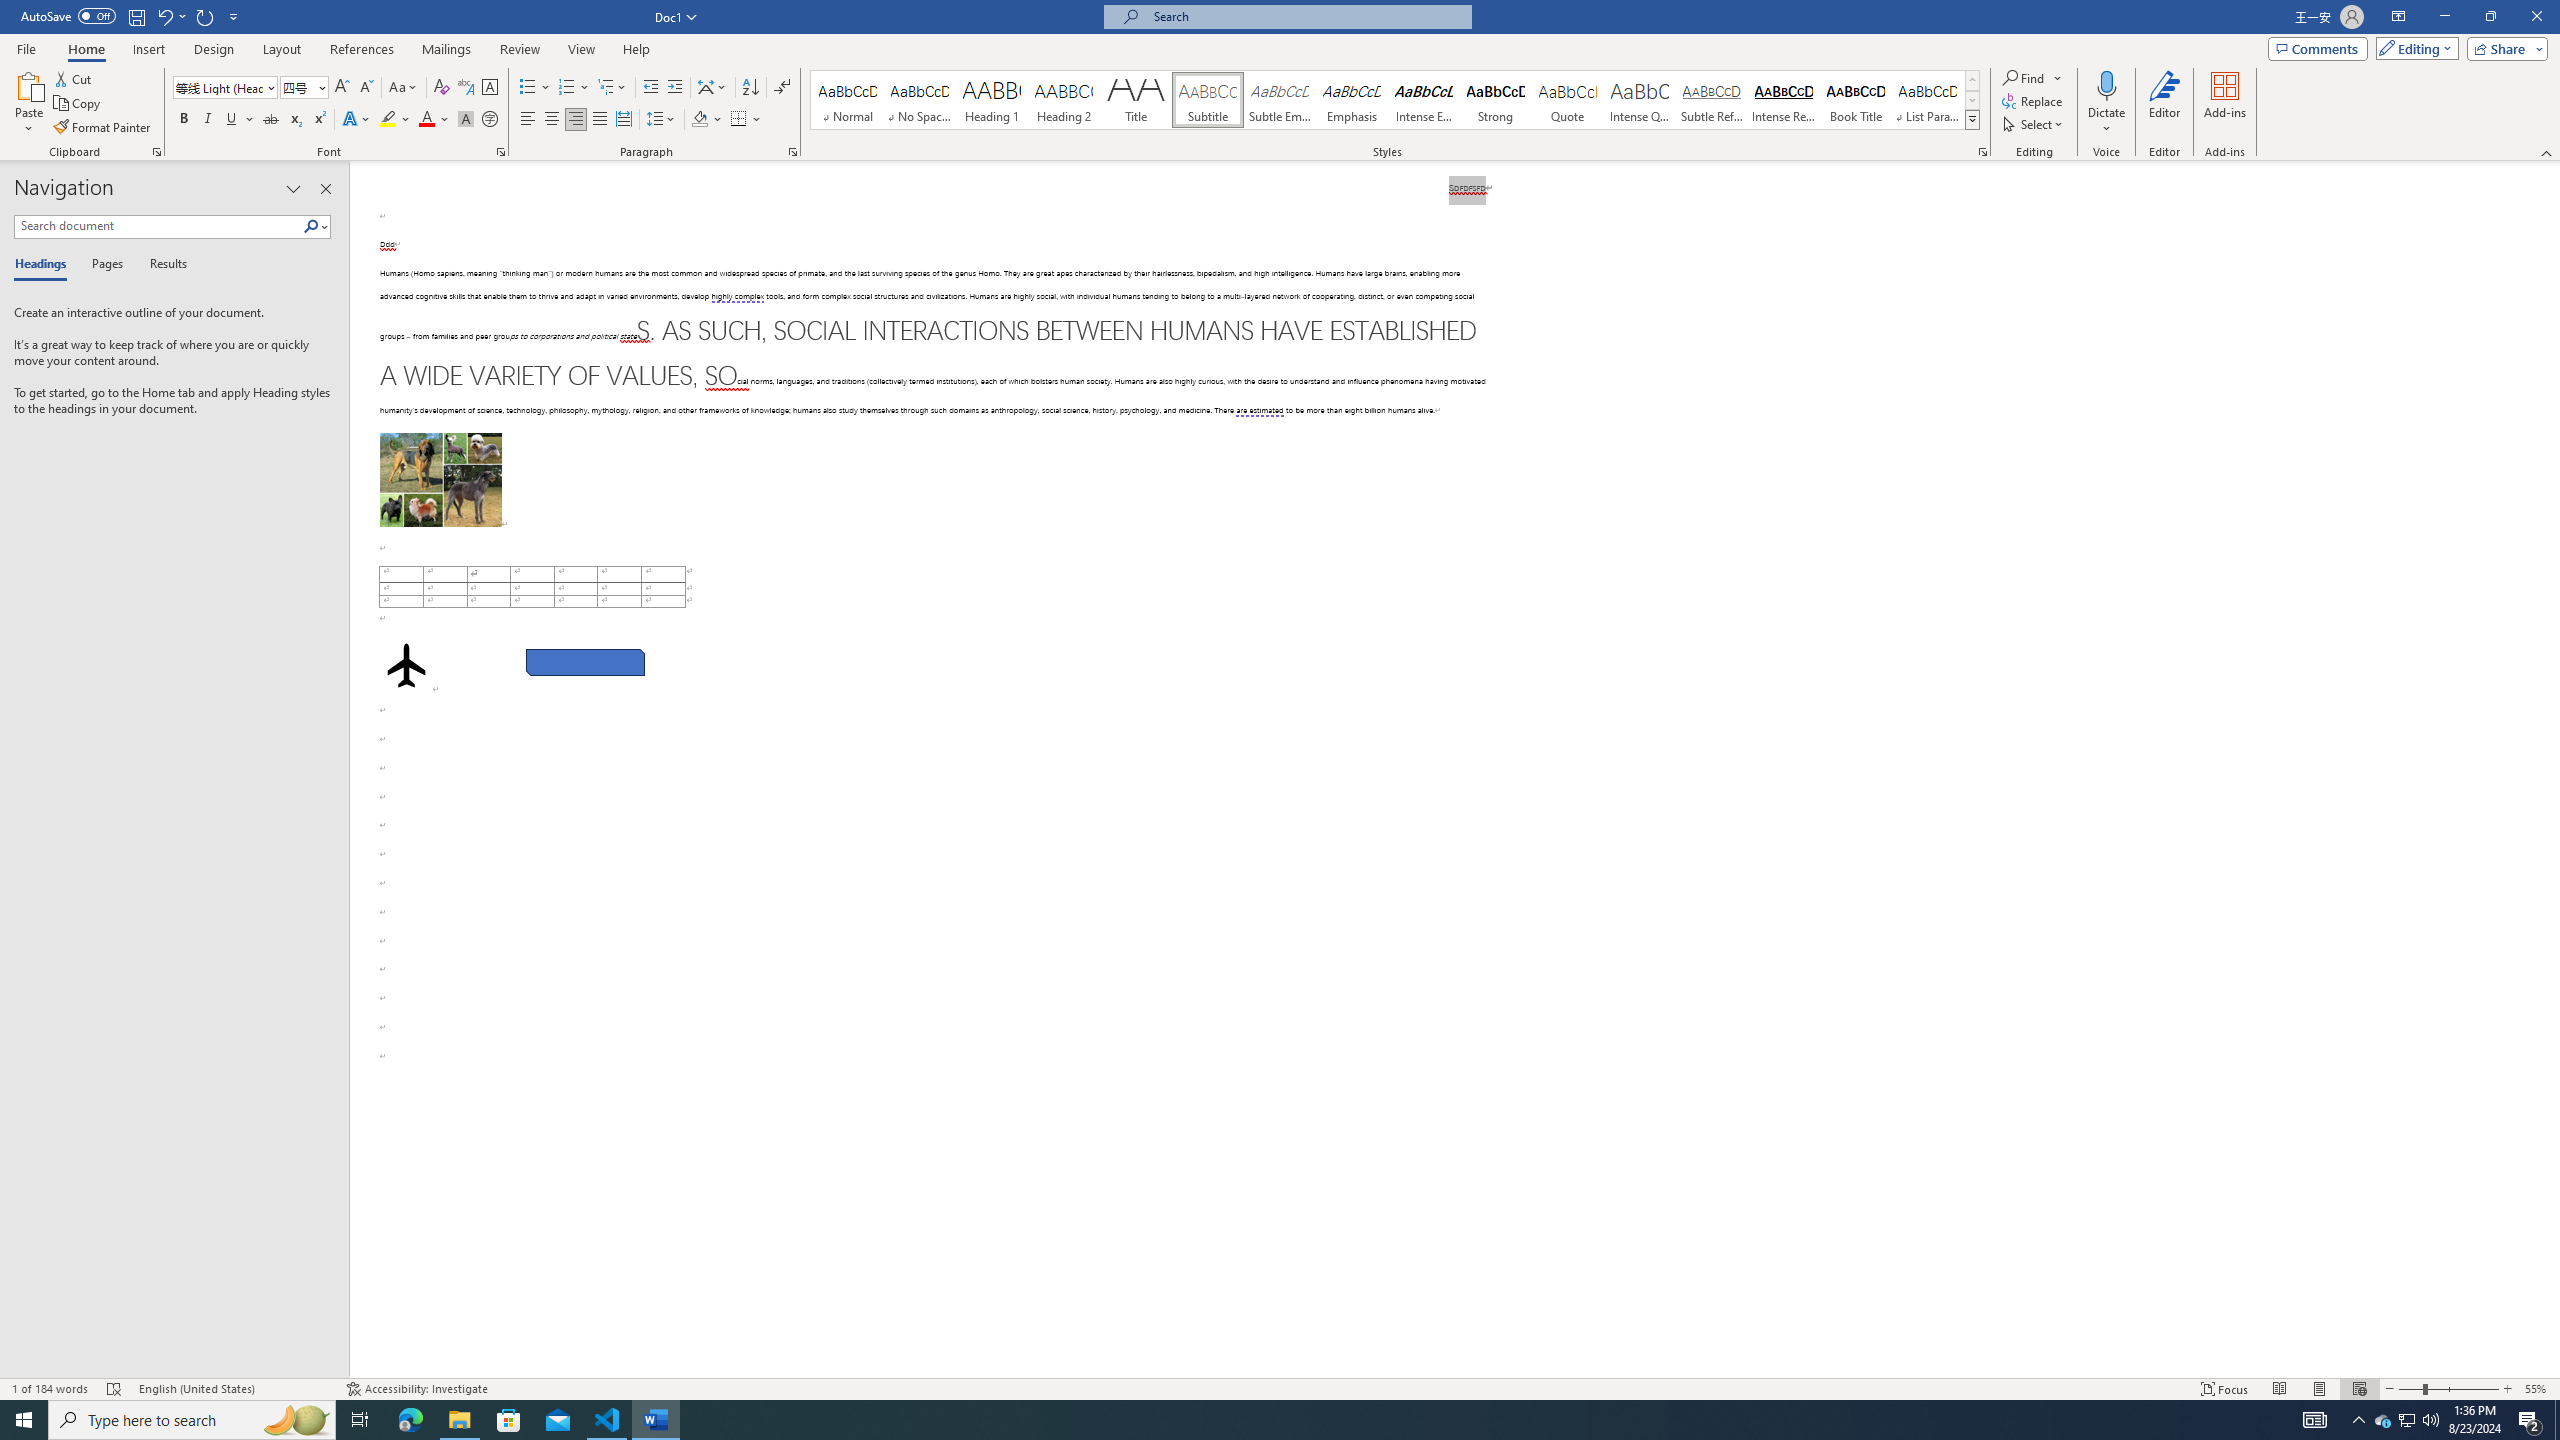  I want to click on 'Print Layout', so click(2319, 1389).